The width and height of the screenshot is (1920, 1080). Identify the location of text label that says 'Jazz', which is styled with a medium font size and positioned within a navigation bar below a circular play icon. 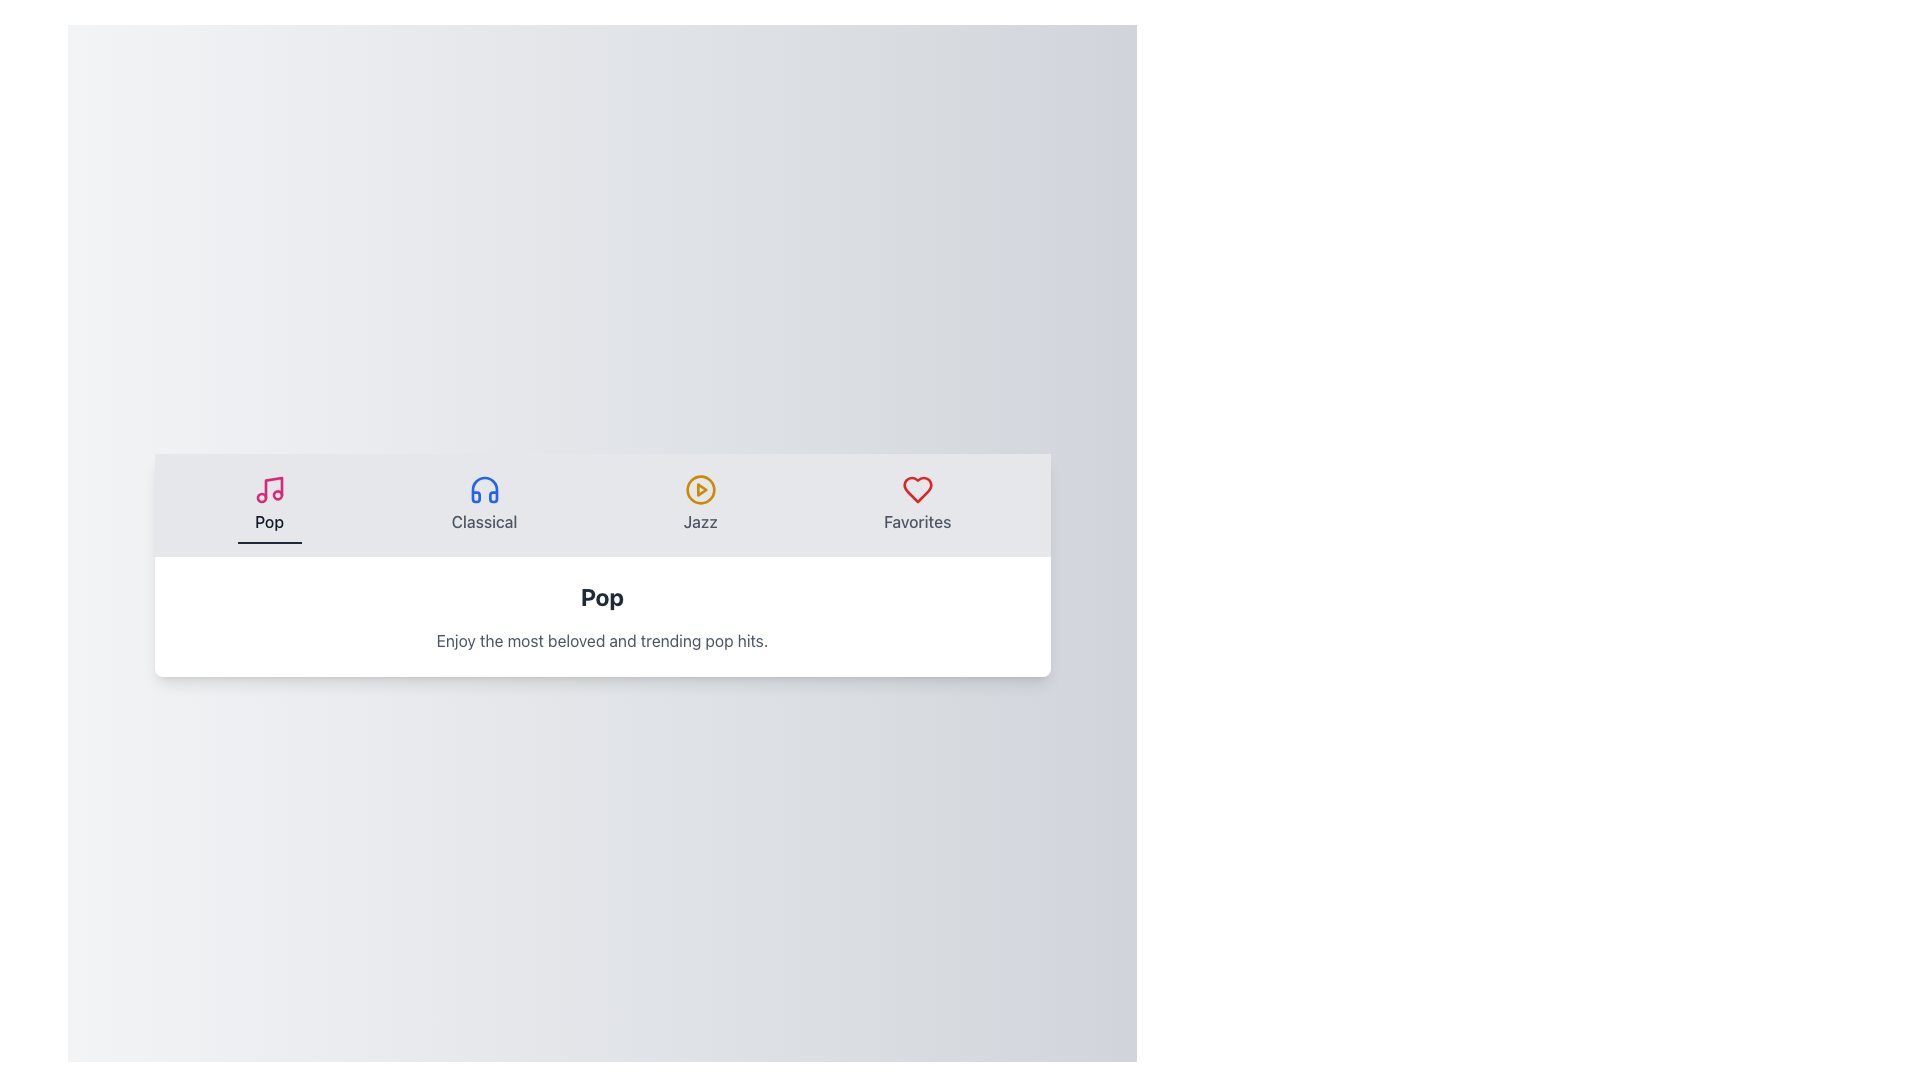
(700, 520).